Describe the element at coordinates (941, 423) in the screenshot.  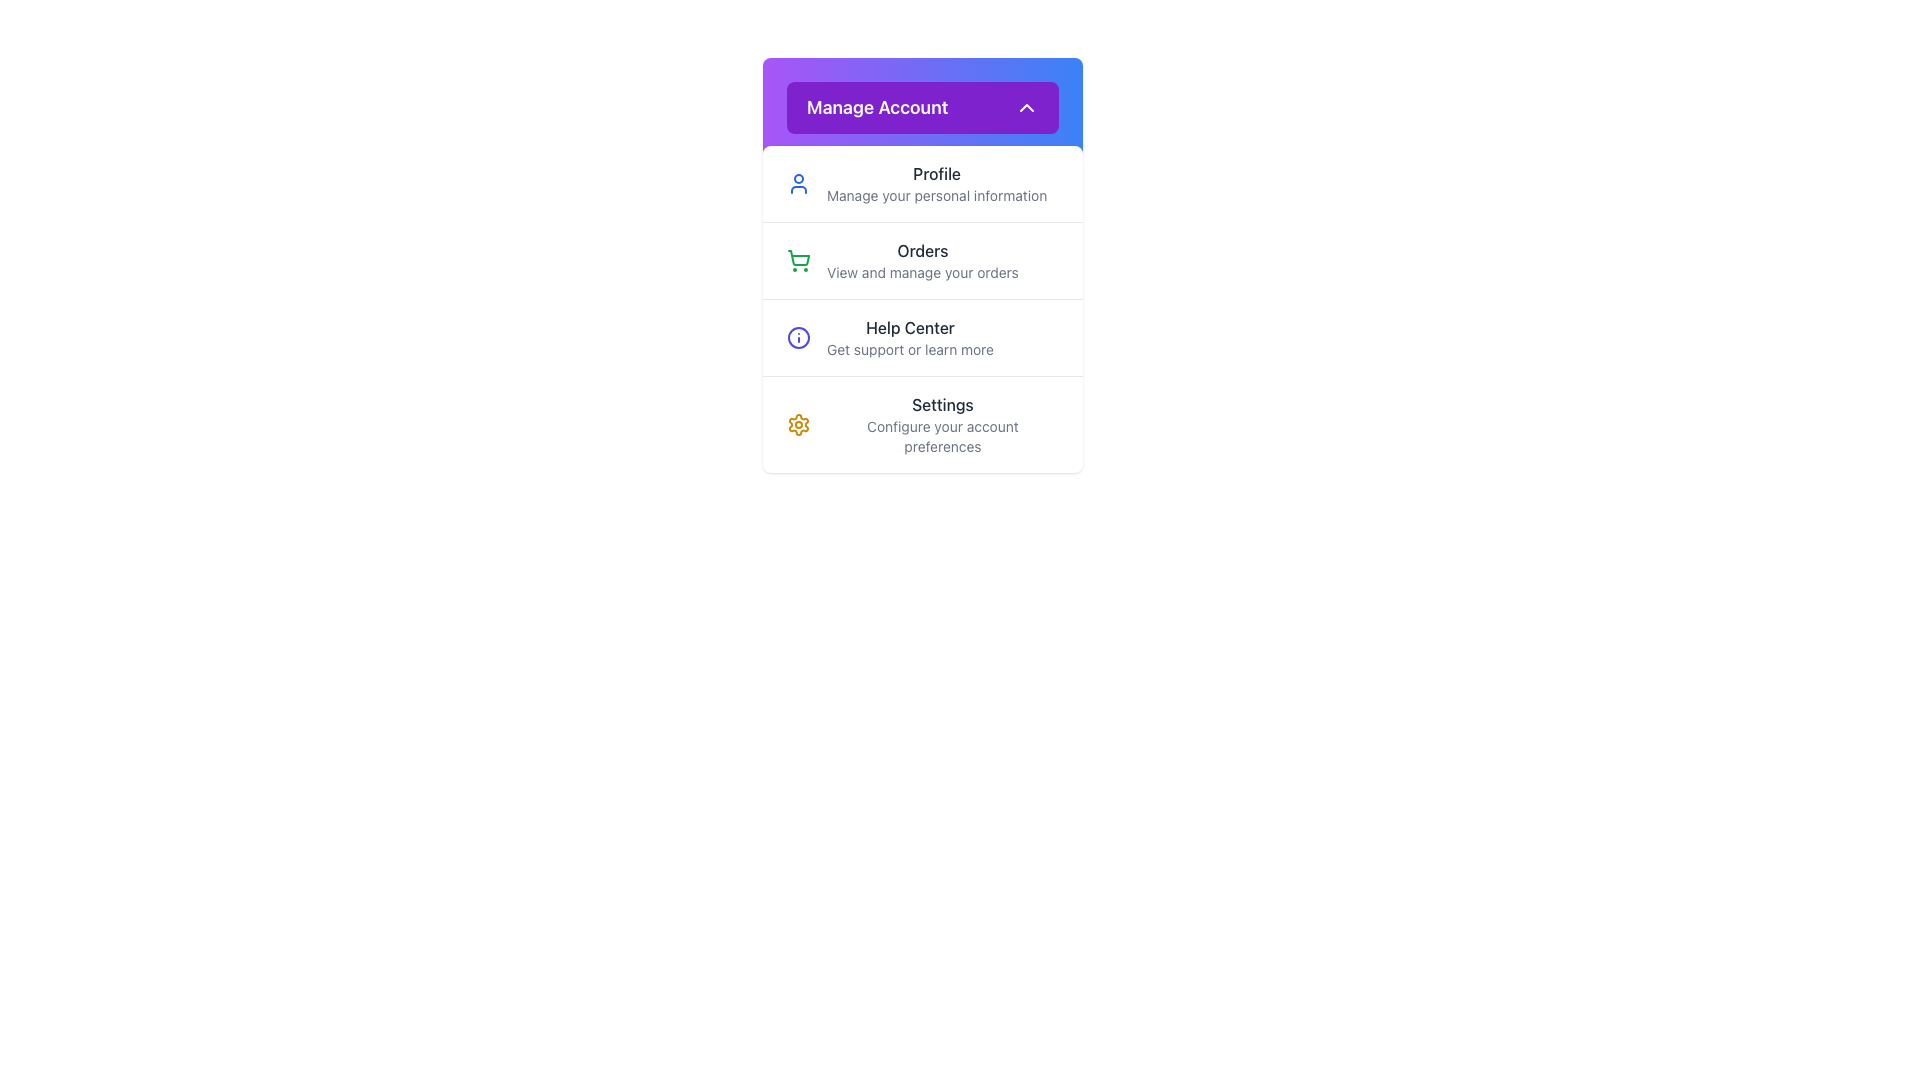
I see `the Text button with descriptive label in the dropdown menu` at that location.